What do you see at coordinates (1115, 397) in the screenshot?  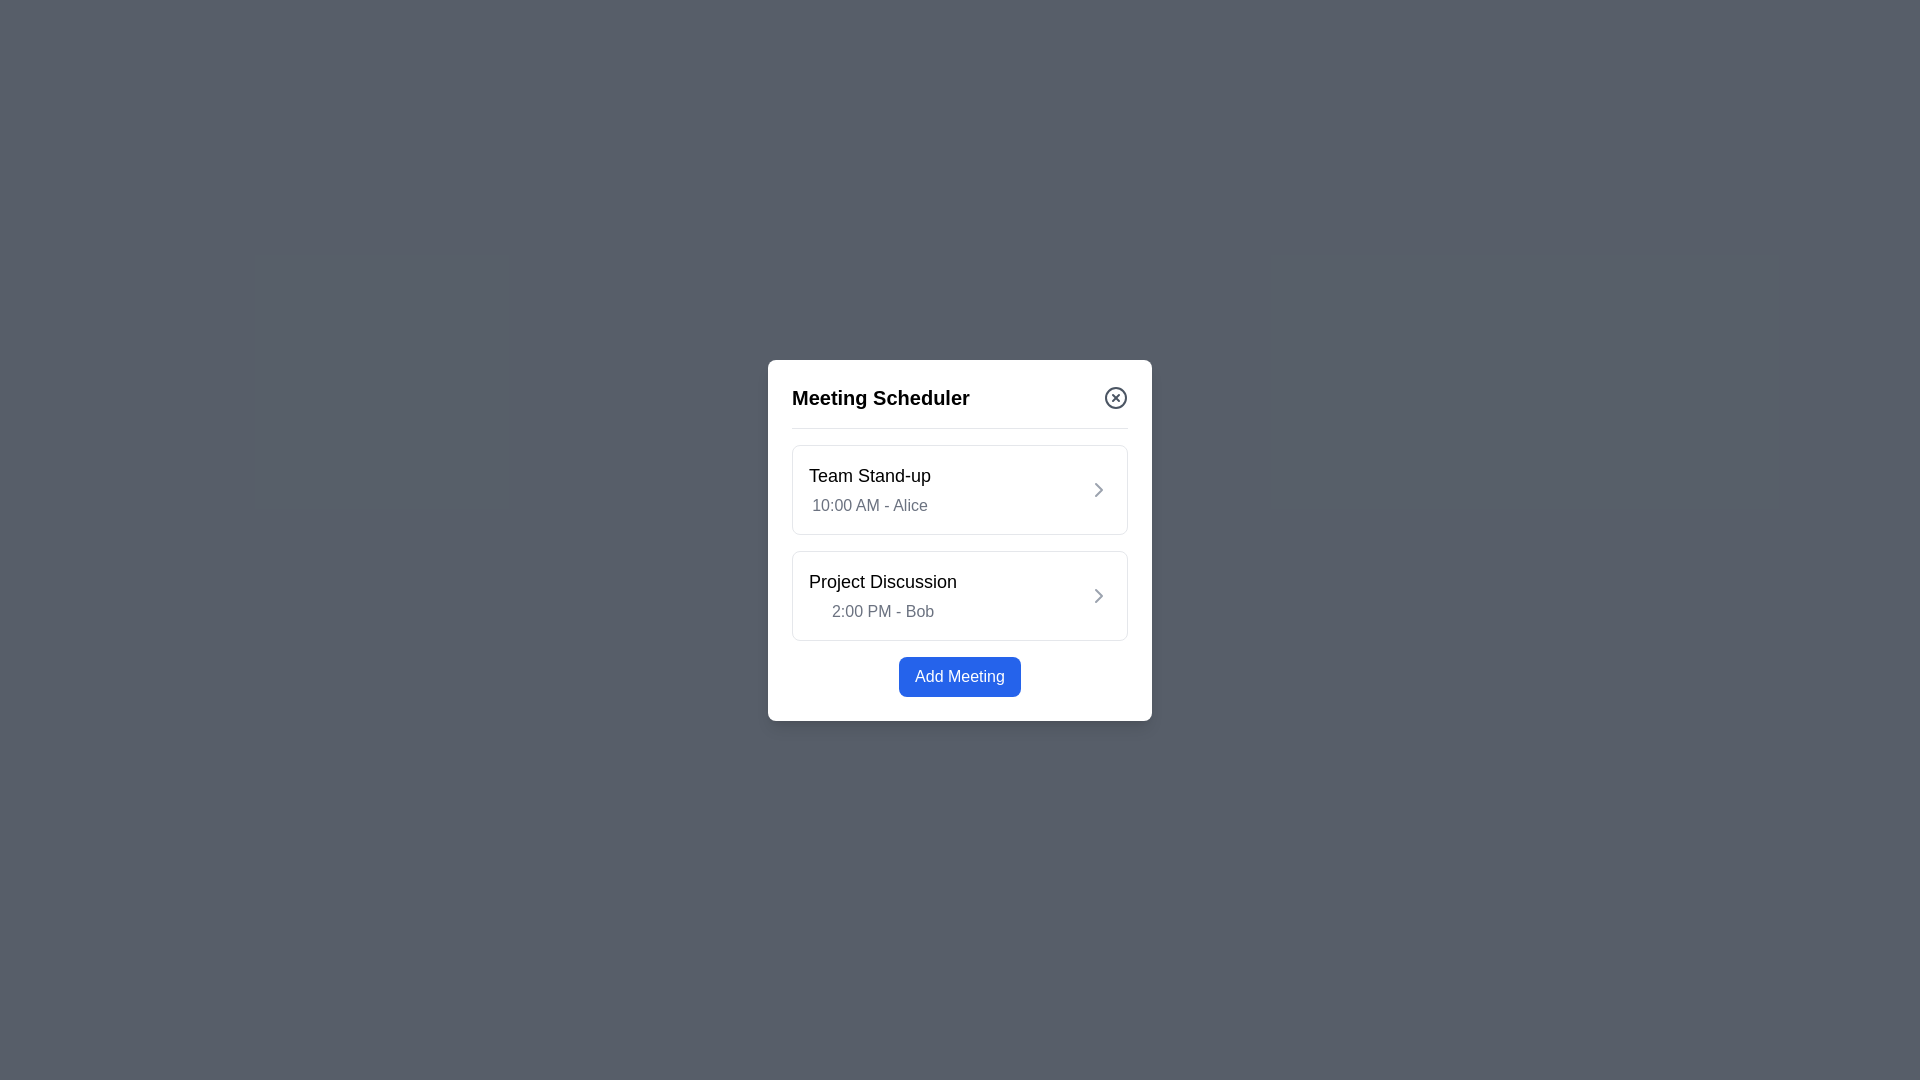 I see `the close button icon resembling a circle with an 'X' inside, located in the top-right corner of the 'Meeting Scheduler' section` at bounding box center [1115, 397].